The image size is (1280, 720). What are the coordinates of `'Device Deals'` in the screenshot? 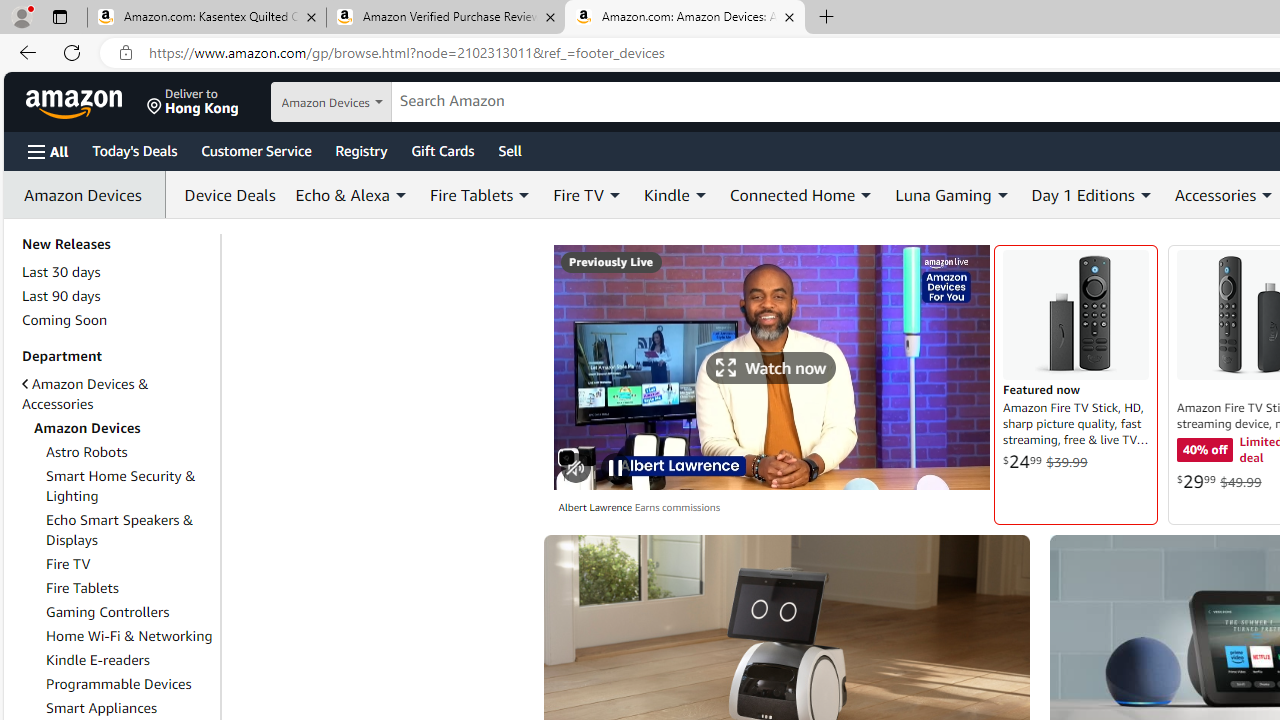 It's located at (225, 195).